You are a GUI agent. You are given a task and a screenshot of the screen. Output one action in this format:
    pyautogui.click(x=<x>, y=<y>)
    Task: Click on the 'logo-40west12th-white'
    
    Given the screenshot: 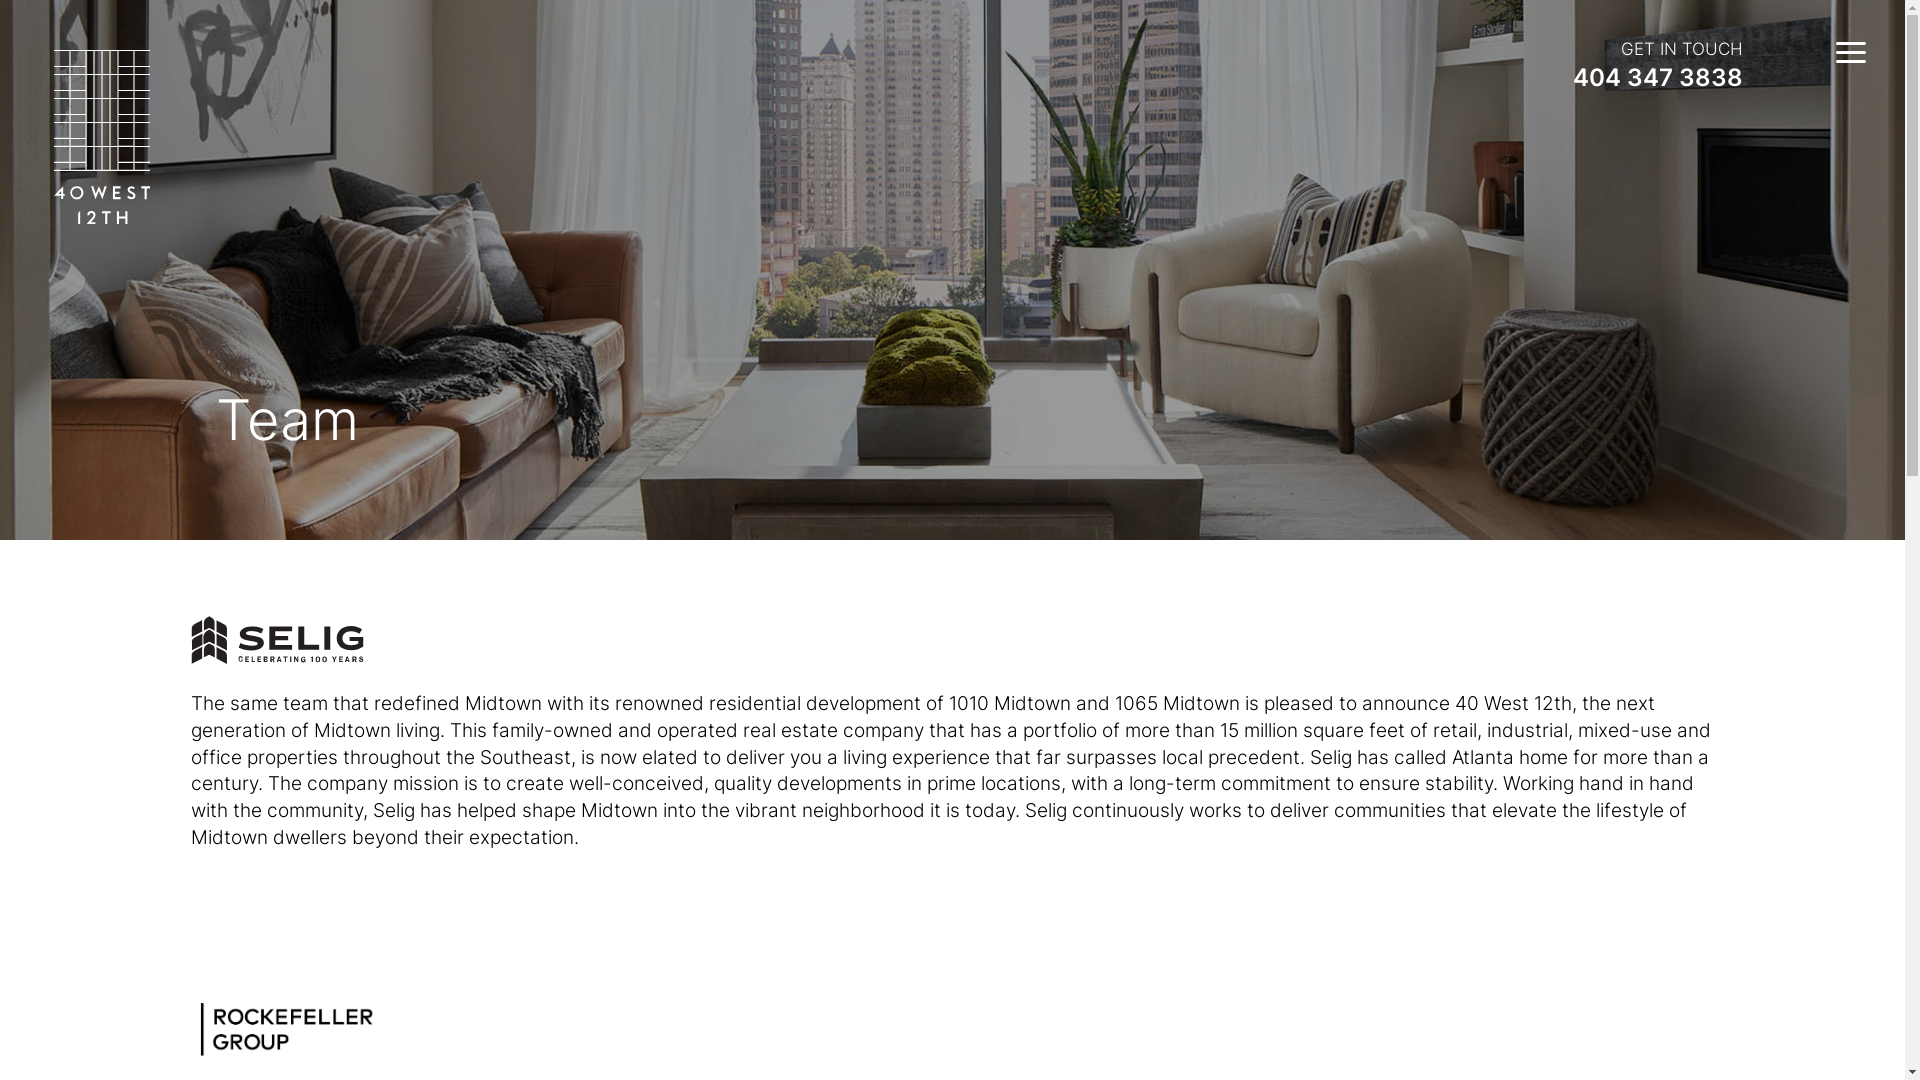 What is the action you would take?
    pyautogui.click(x=100, y=136)
    